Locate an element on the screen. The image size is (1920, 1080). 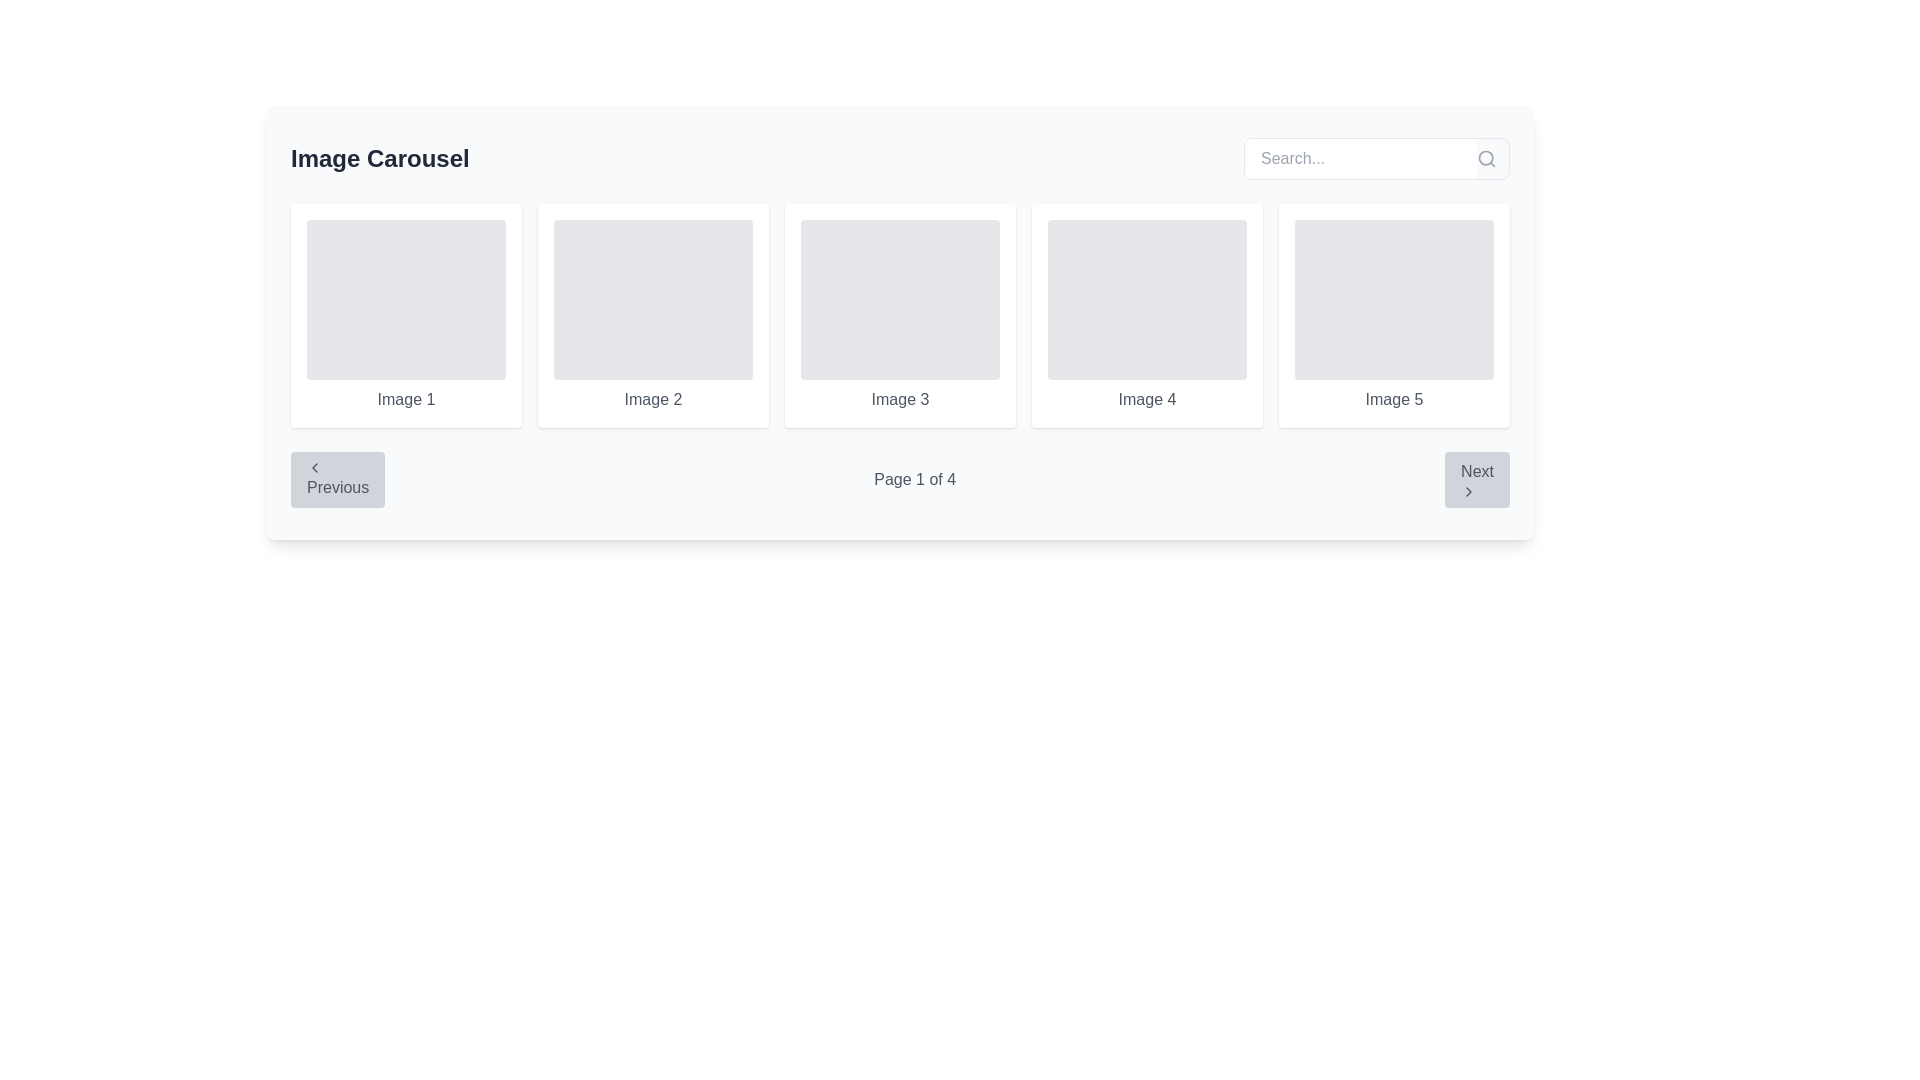
the navigation button located at the rightmost end of the navigation bar below the image carousel is located at coordinates (1477, 479).